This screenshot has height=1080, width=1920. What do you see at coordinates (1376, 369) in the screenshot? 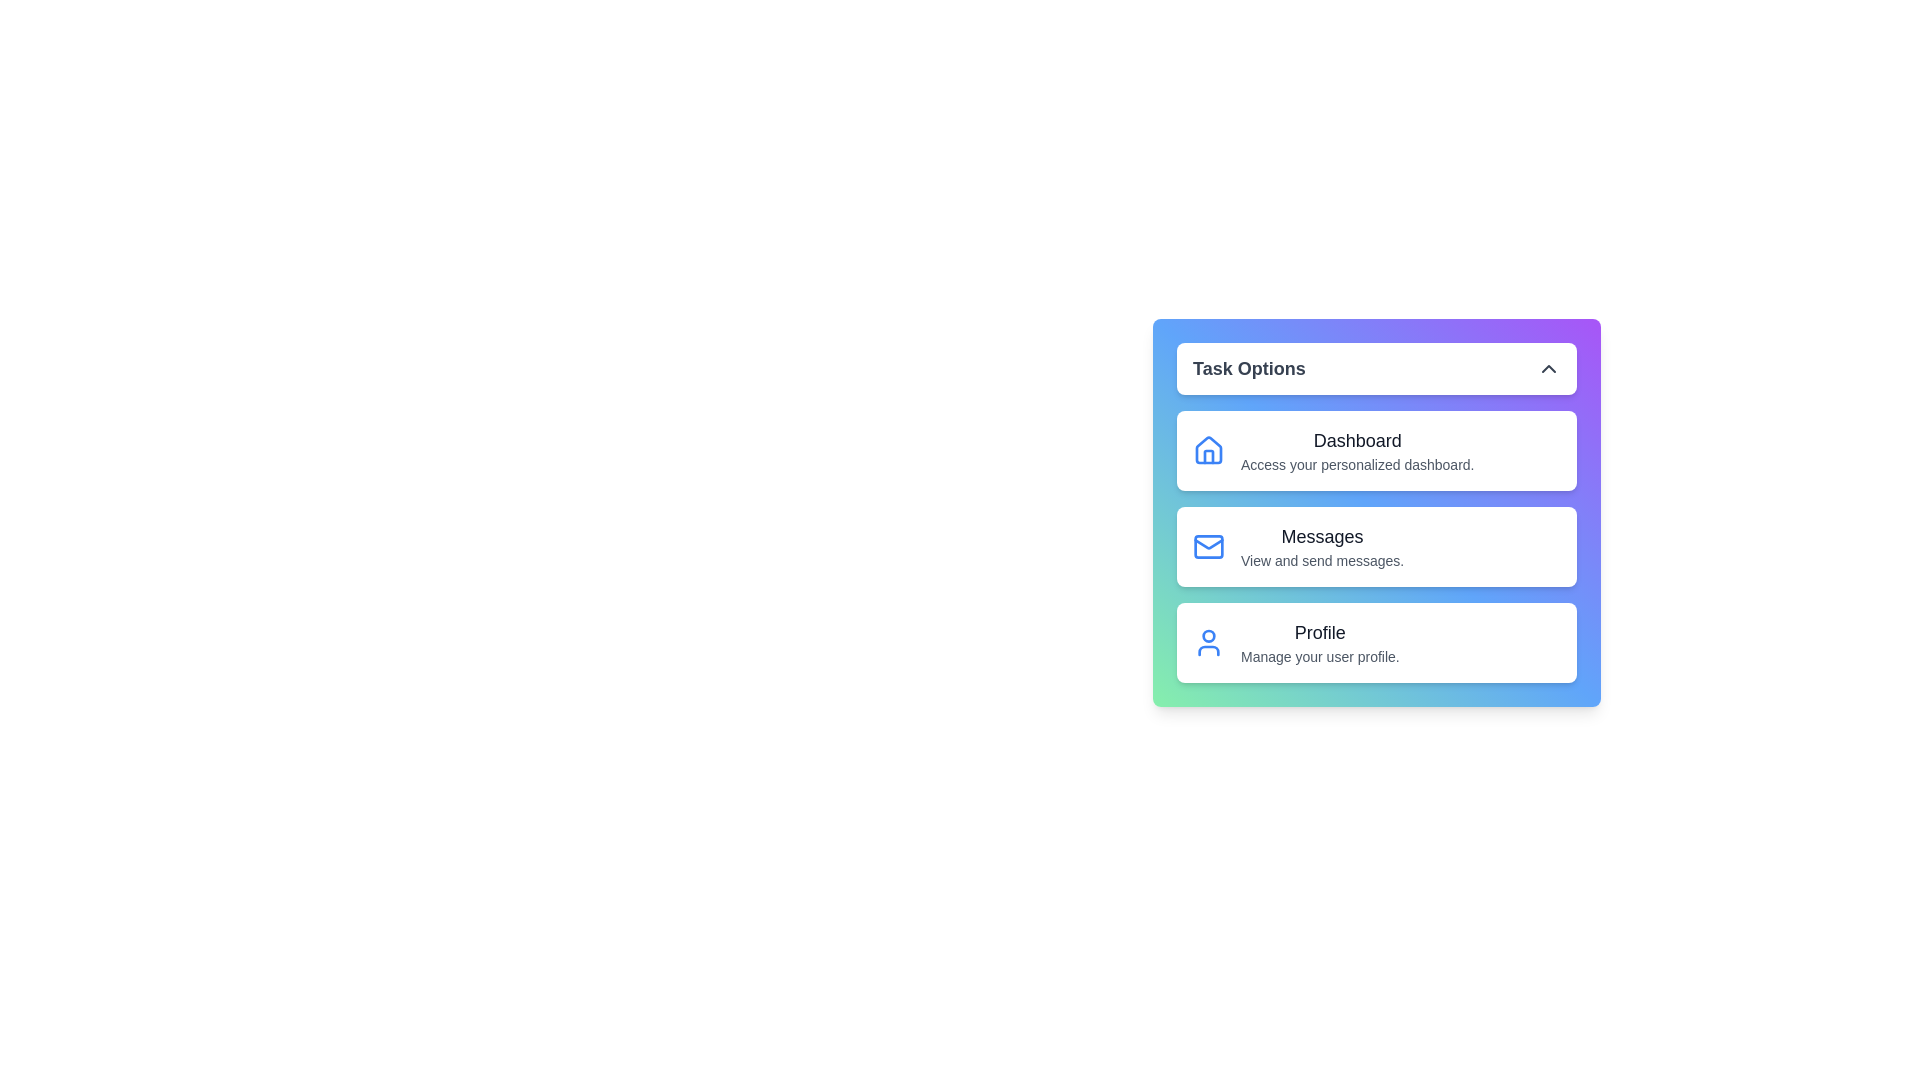
I see `the 'Task Options' button to toggle the menu` at bounding box center [1376, 369].